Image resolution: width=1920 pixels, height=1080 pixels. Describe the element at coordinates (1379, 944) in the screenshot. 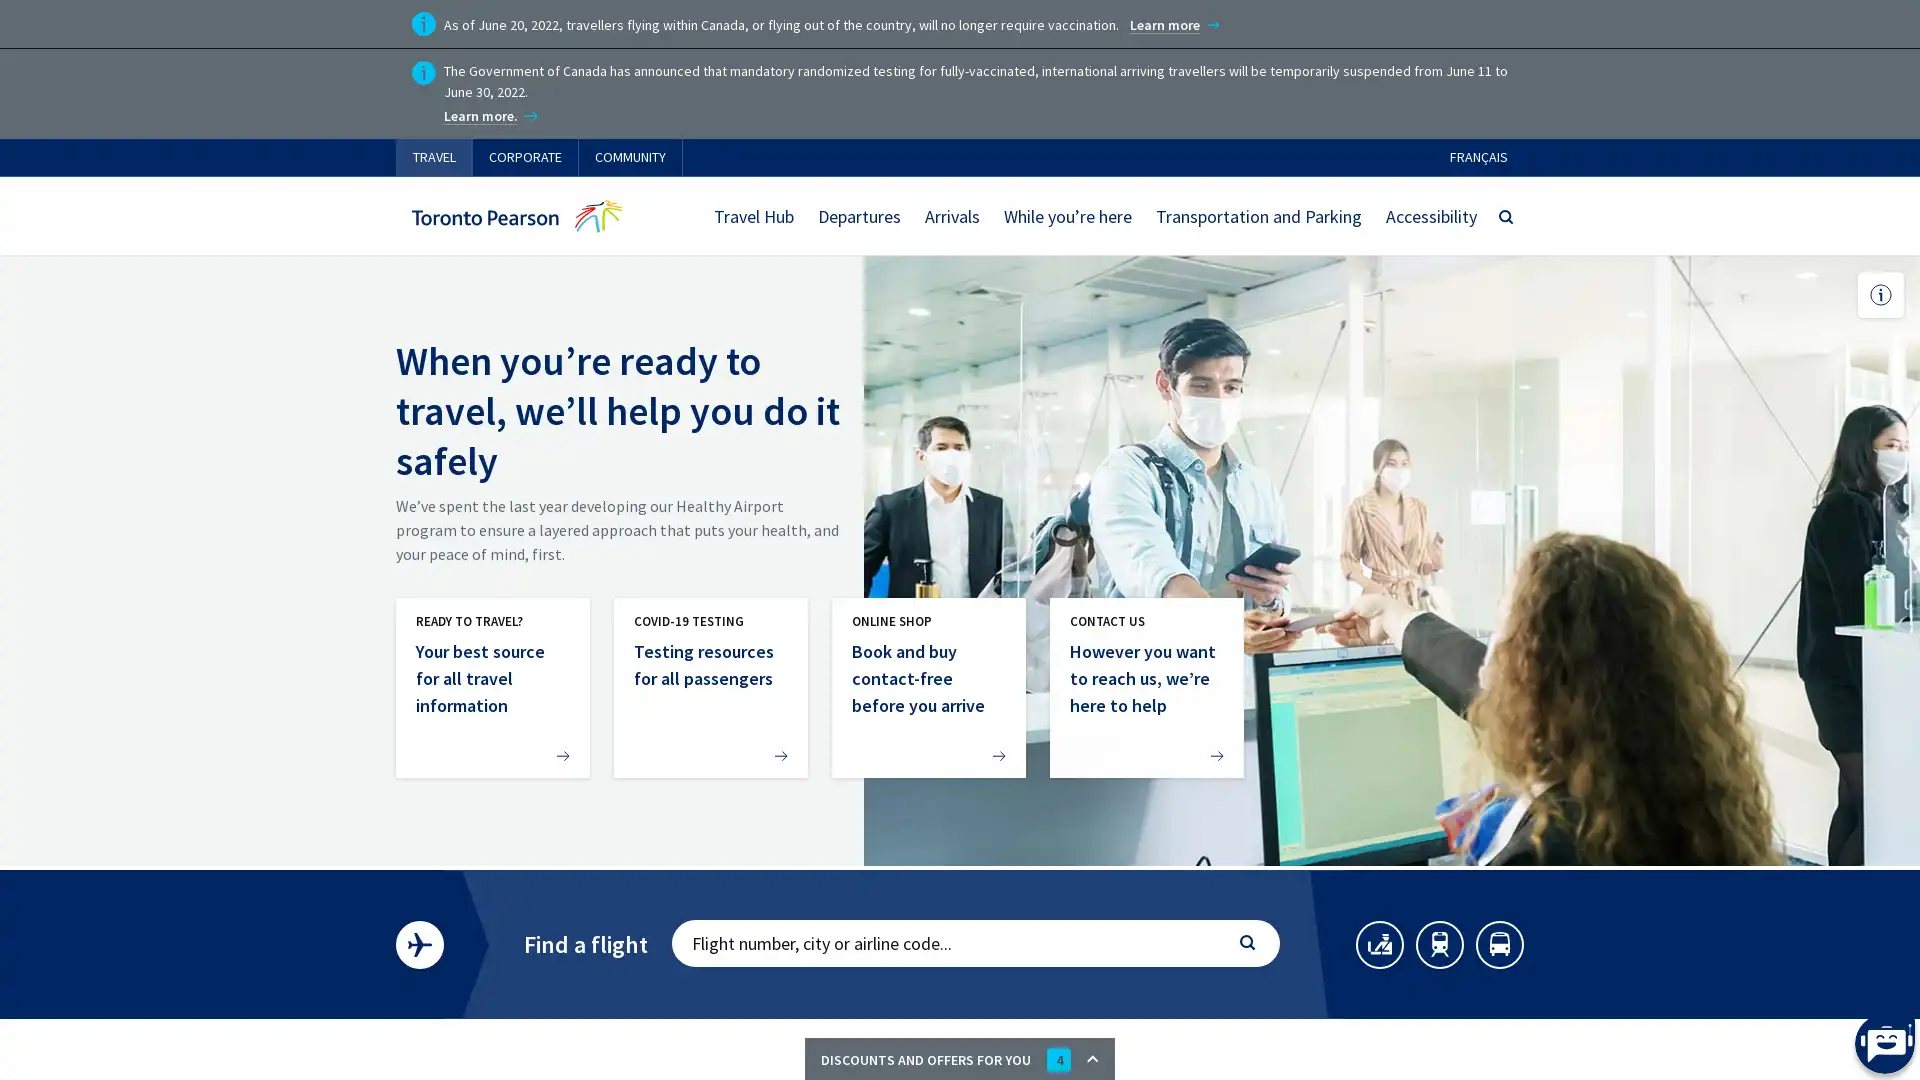

I see `SECURITY` at that location.